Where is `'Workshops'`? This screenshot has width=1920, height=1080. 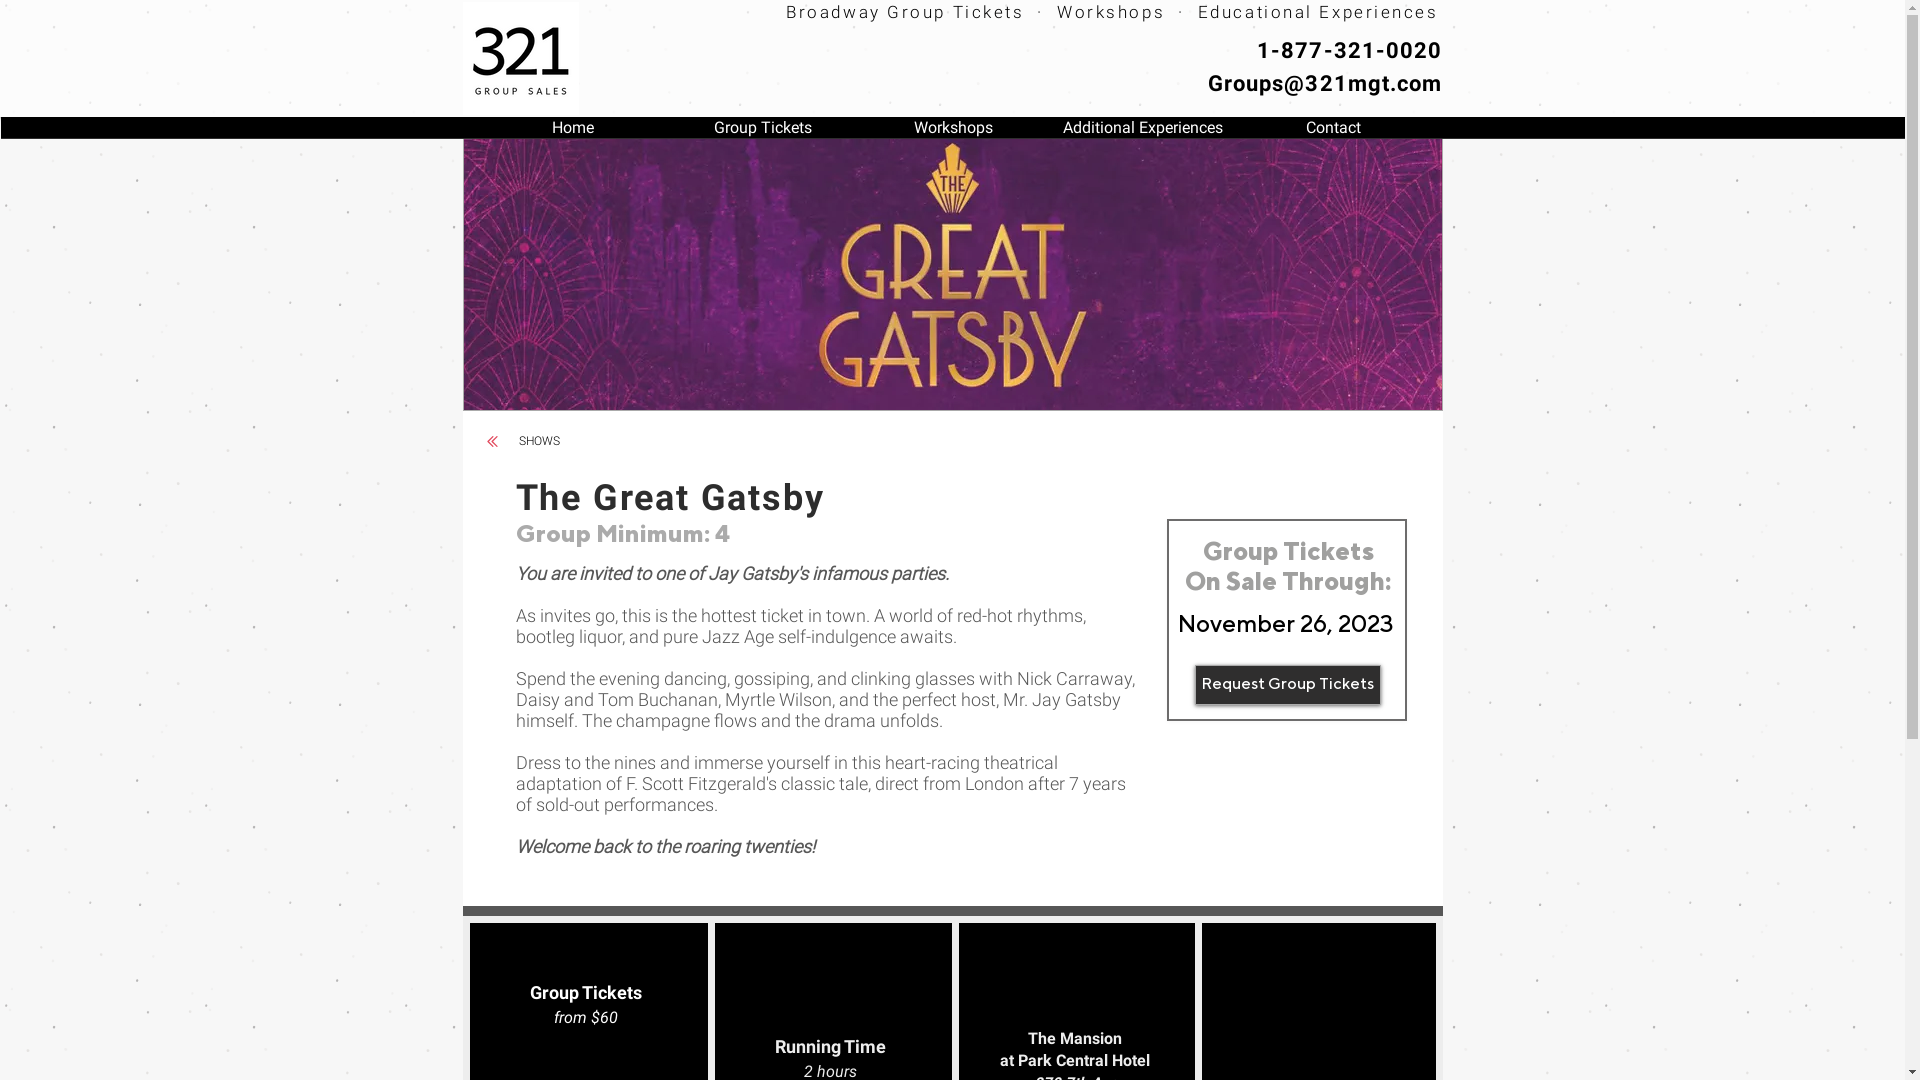
'Workshops' is located at coordinates (952, 134).